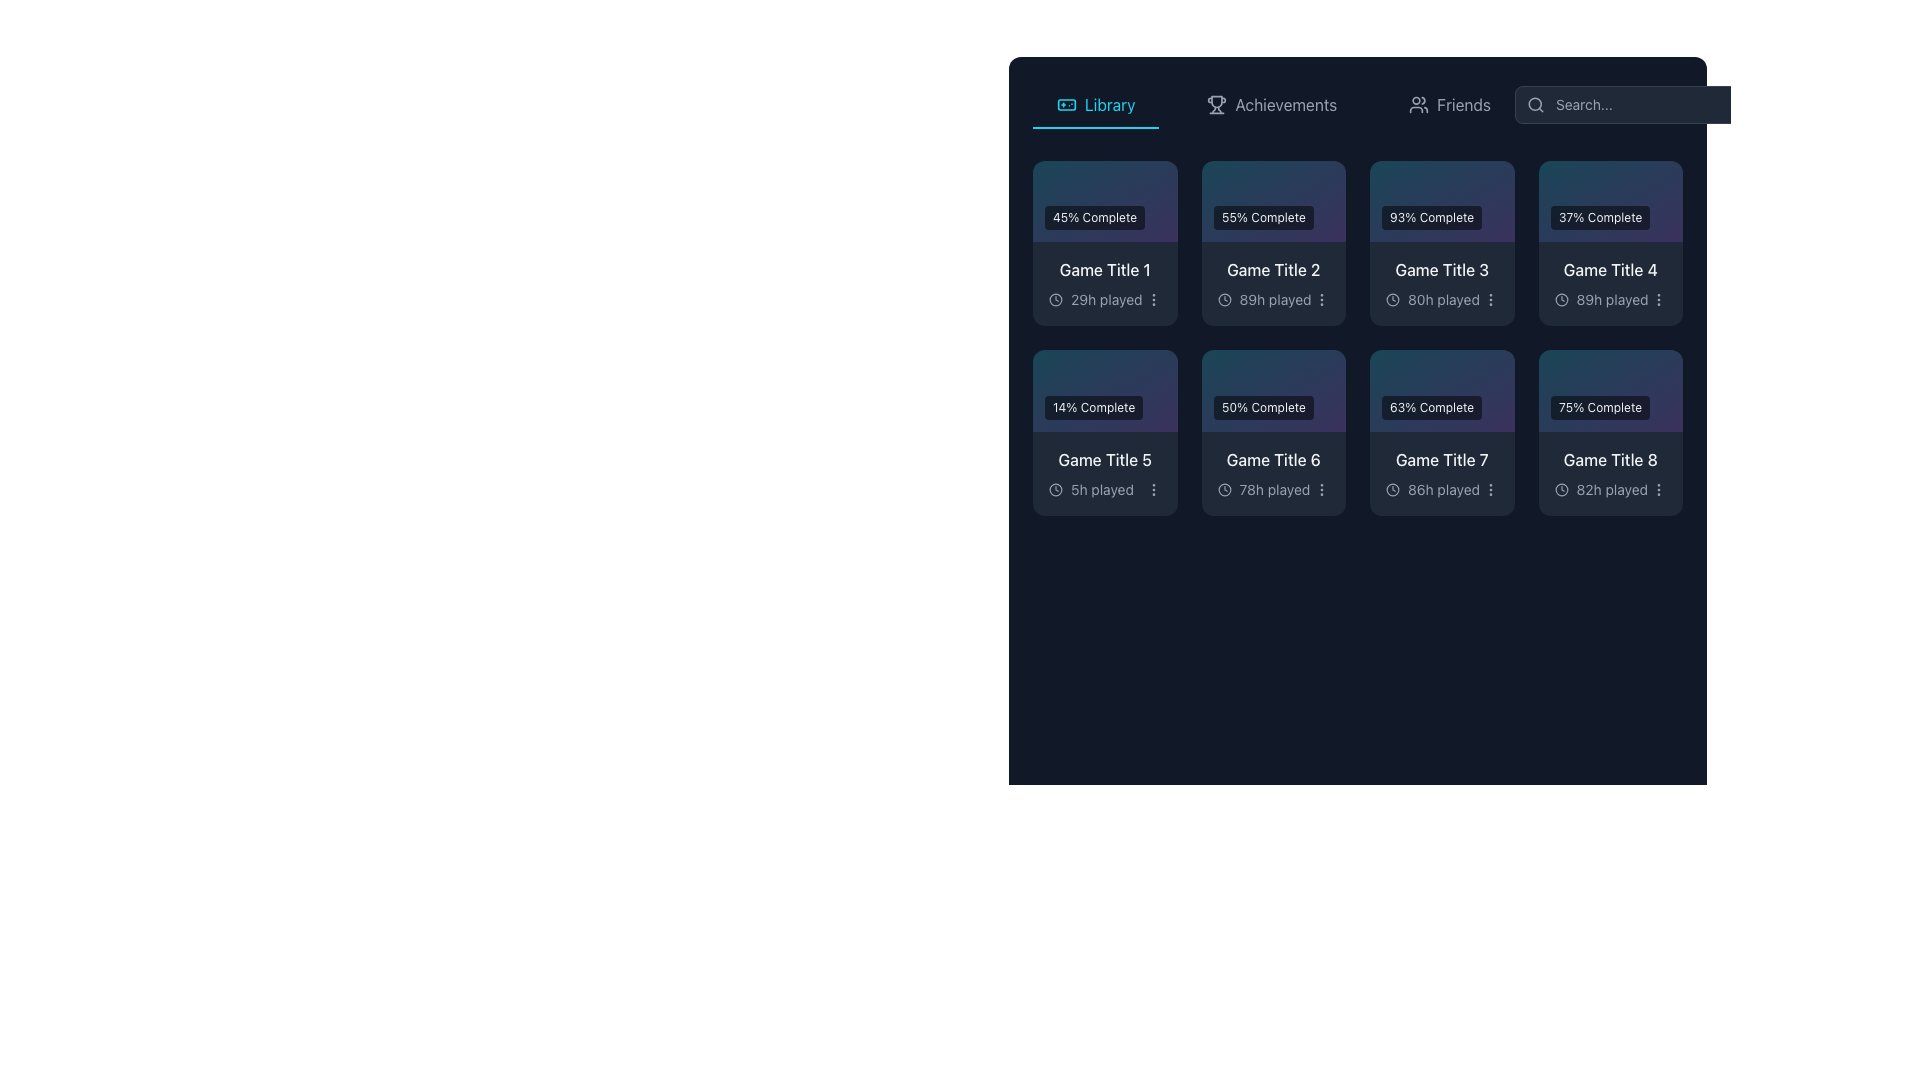  What do you see at coordinates (1262, 406) in the screenshot?
I see `the text label displaying '50% Complete' located at the bottom-left corner of the sixth card in the library section interface` at bounding box center [1262, 406].